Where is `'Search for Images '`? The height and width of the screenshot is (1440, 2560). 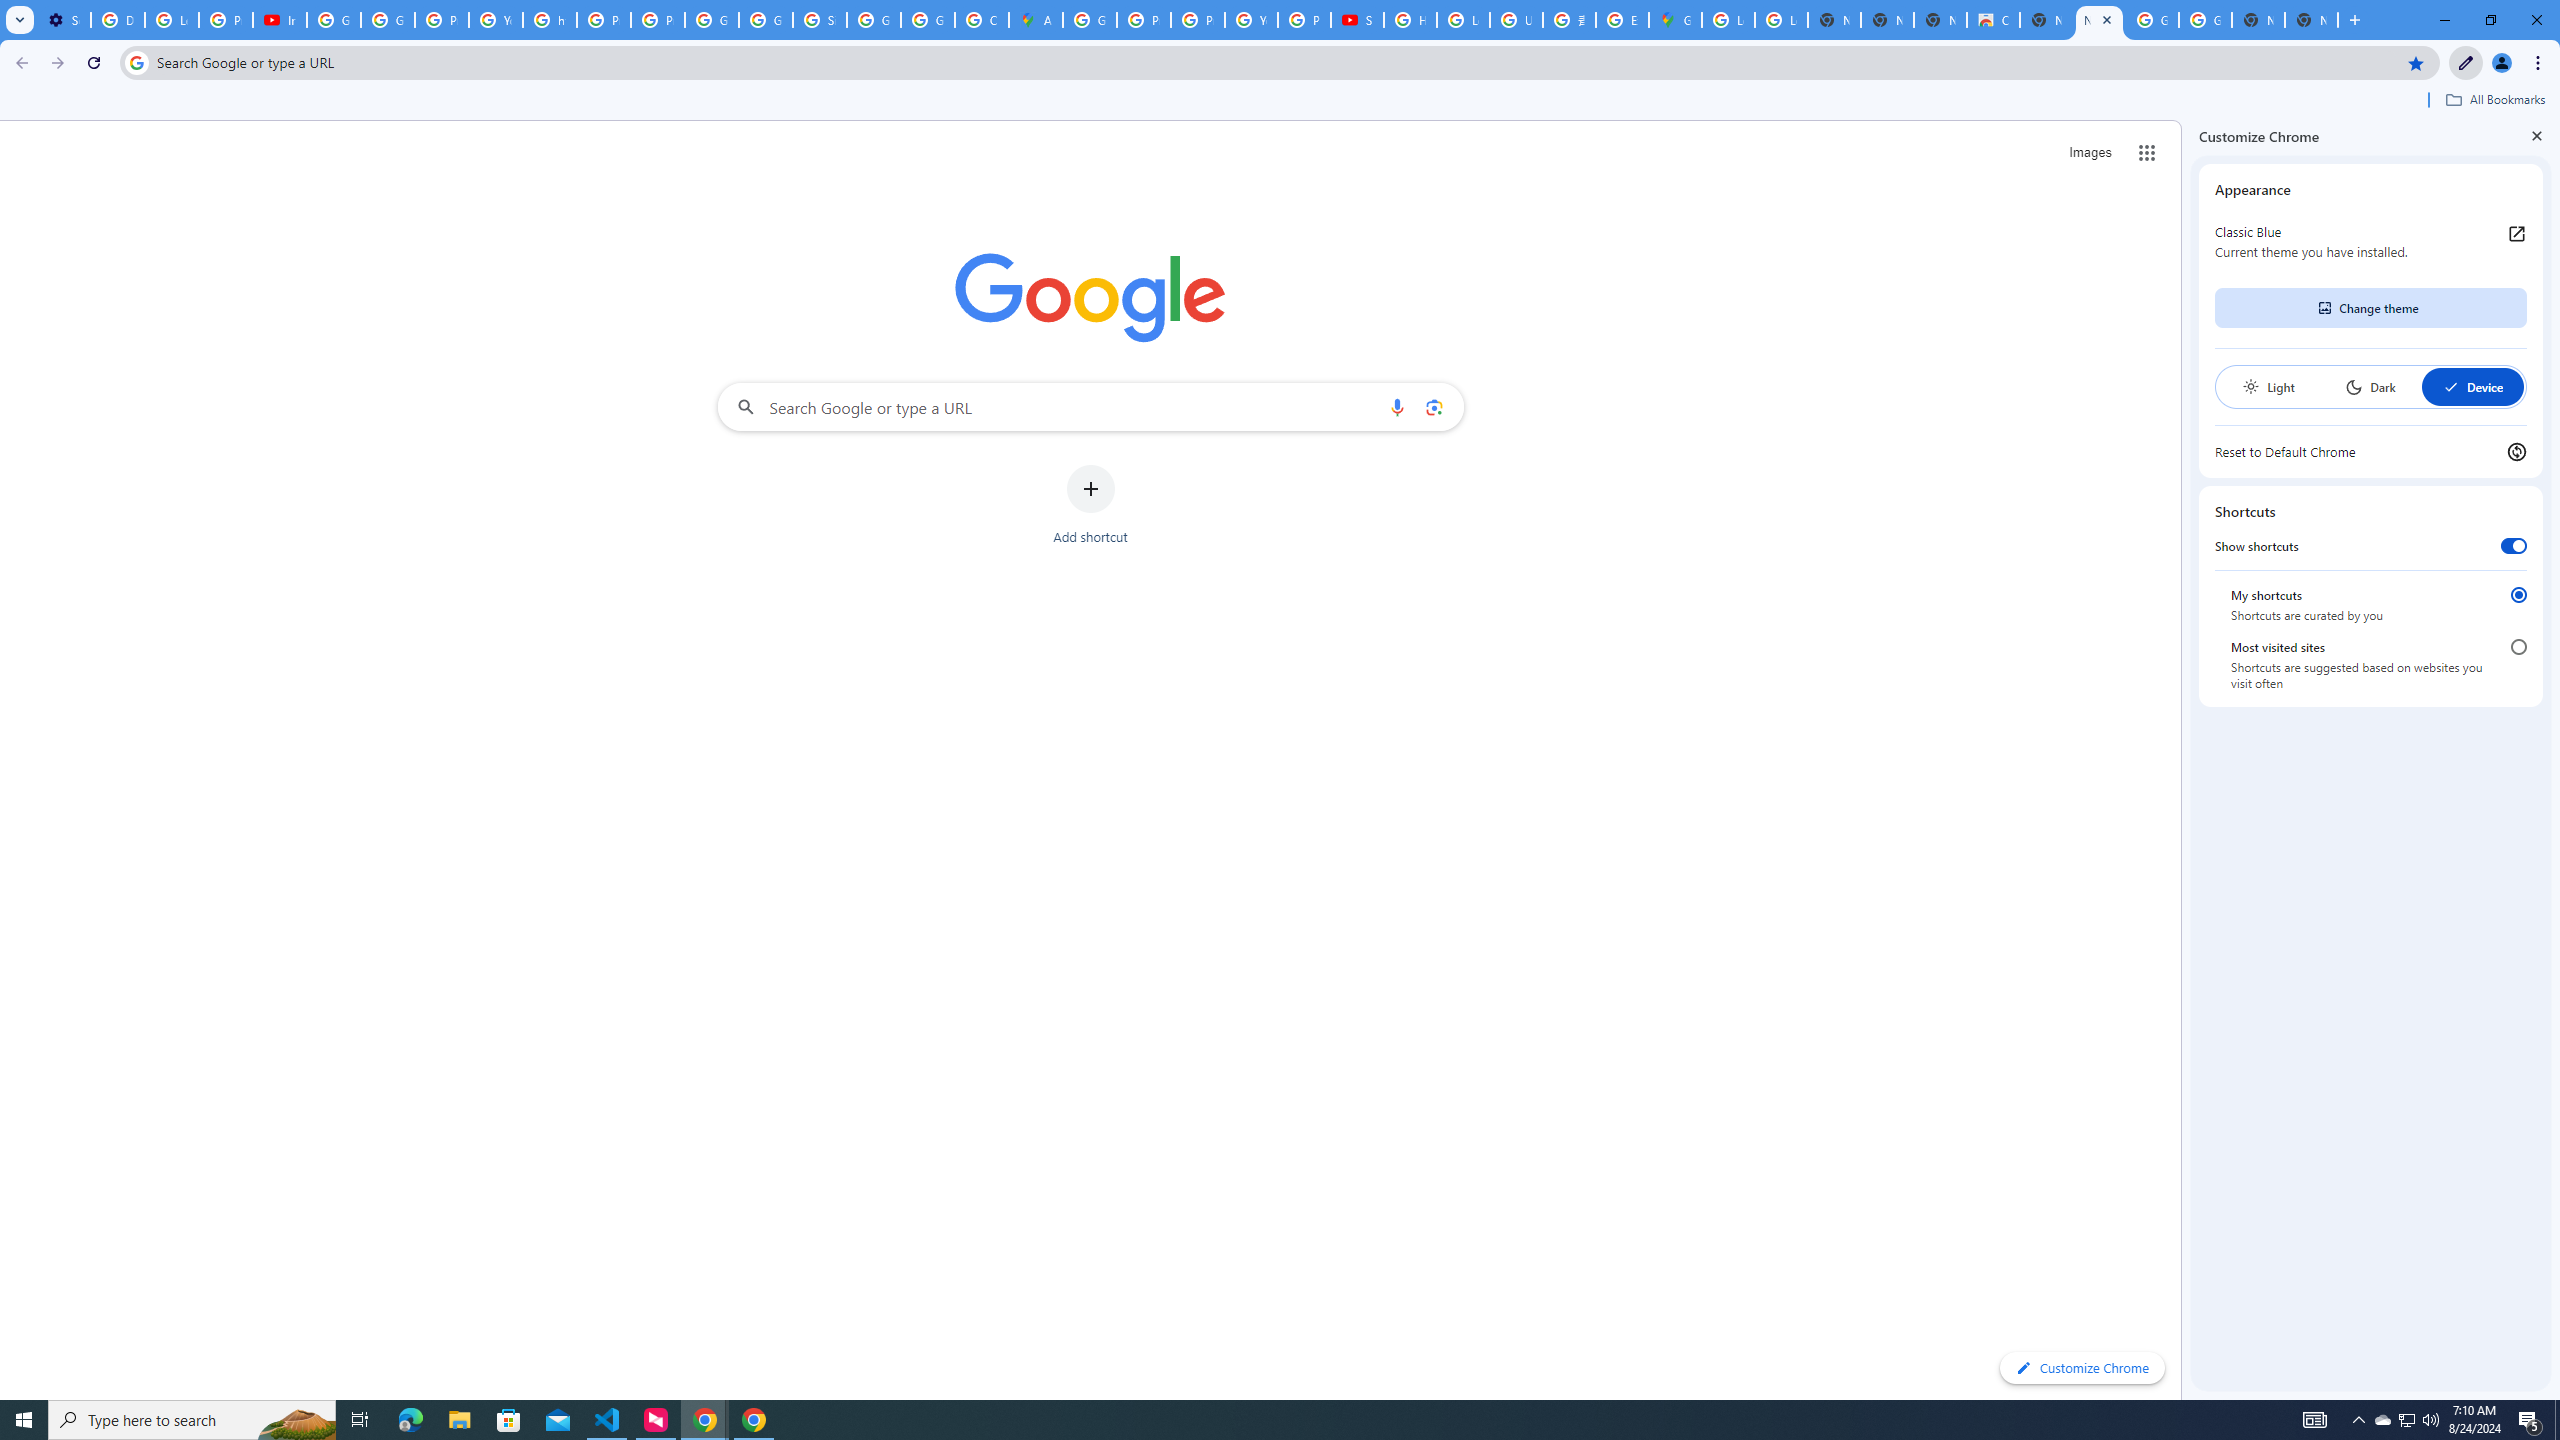 'Search for Images ' is located at coordinates (2090, 153).